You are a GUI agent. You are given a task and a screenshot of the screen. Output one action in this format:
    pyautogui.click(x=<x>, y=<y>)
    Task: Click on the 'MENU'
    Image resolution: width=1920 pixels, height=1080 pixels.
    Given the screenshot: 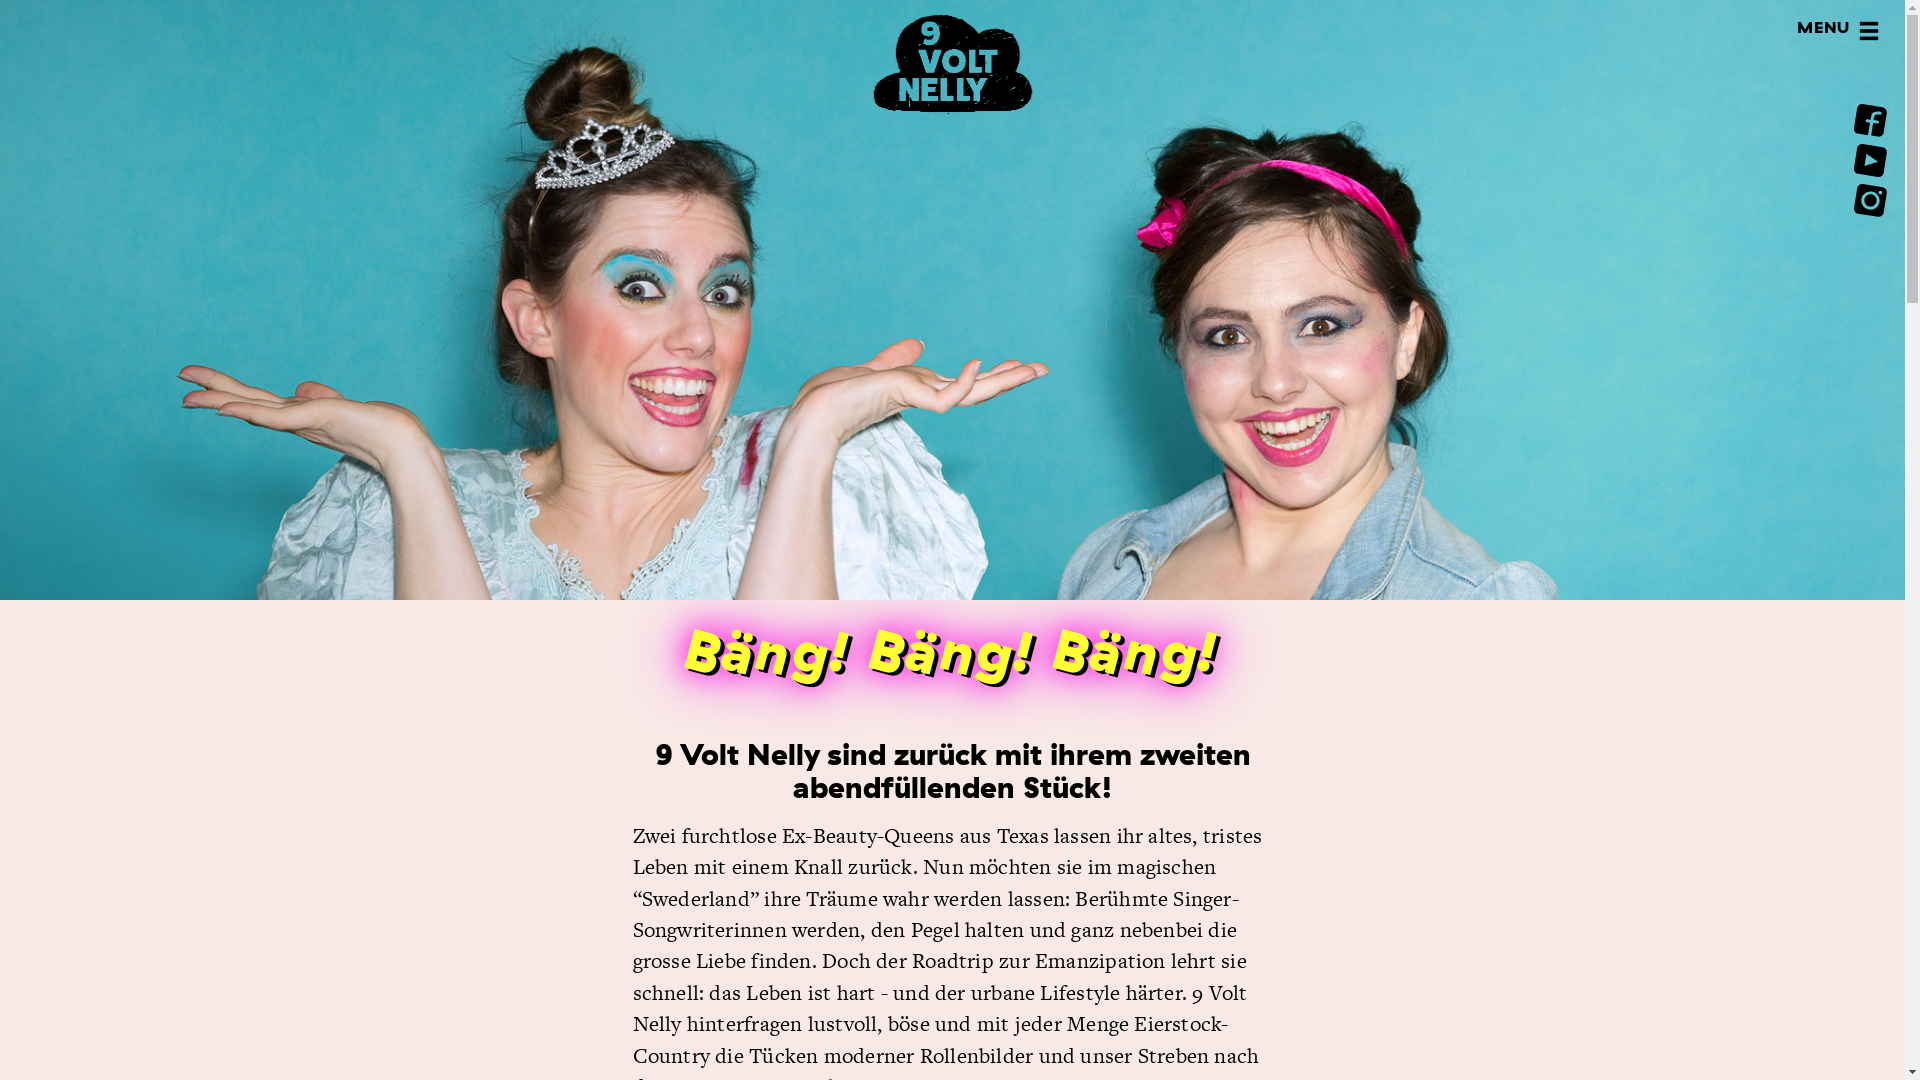 What is the action you would take?
    pyautogui.click(x=1867, y=33)
    